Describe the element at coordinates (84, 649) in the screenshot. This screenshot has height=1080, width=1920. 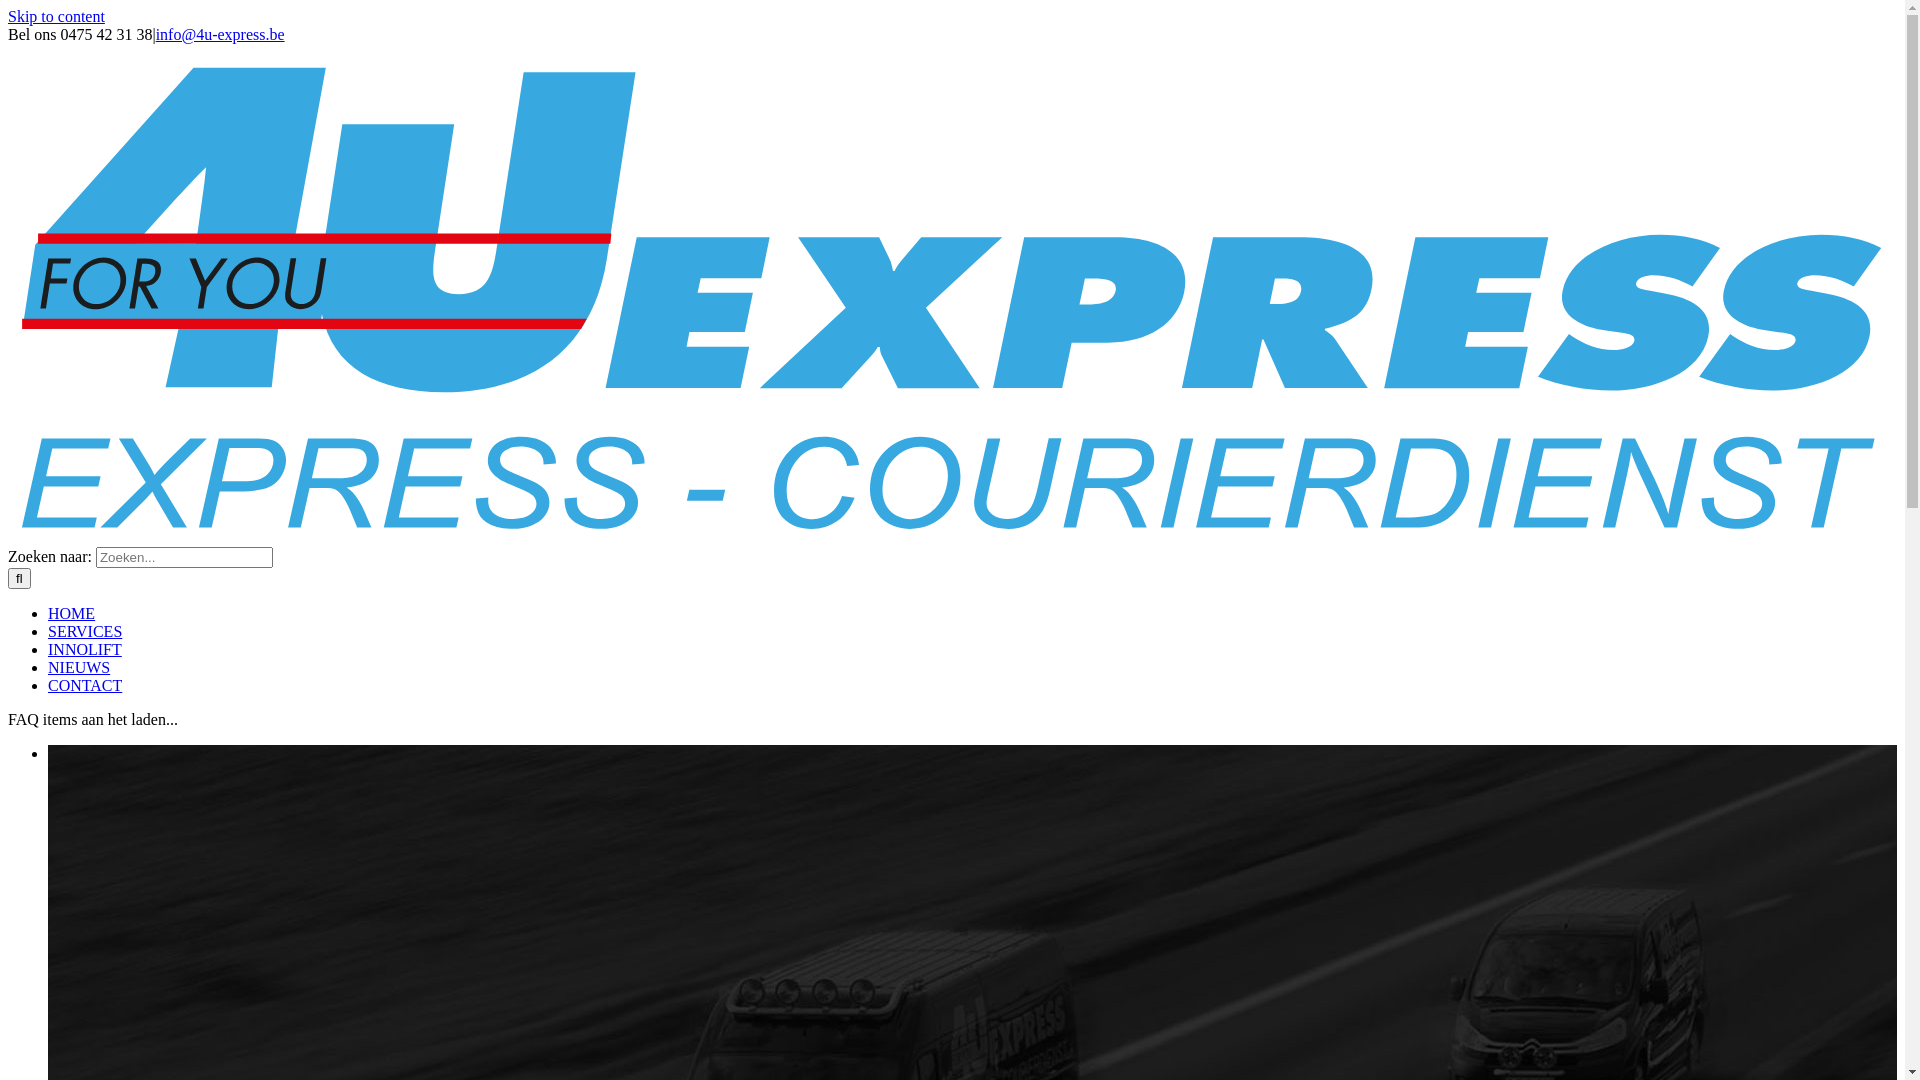
I see `'INNOLIFT'` at that location.